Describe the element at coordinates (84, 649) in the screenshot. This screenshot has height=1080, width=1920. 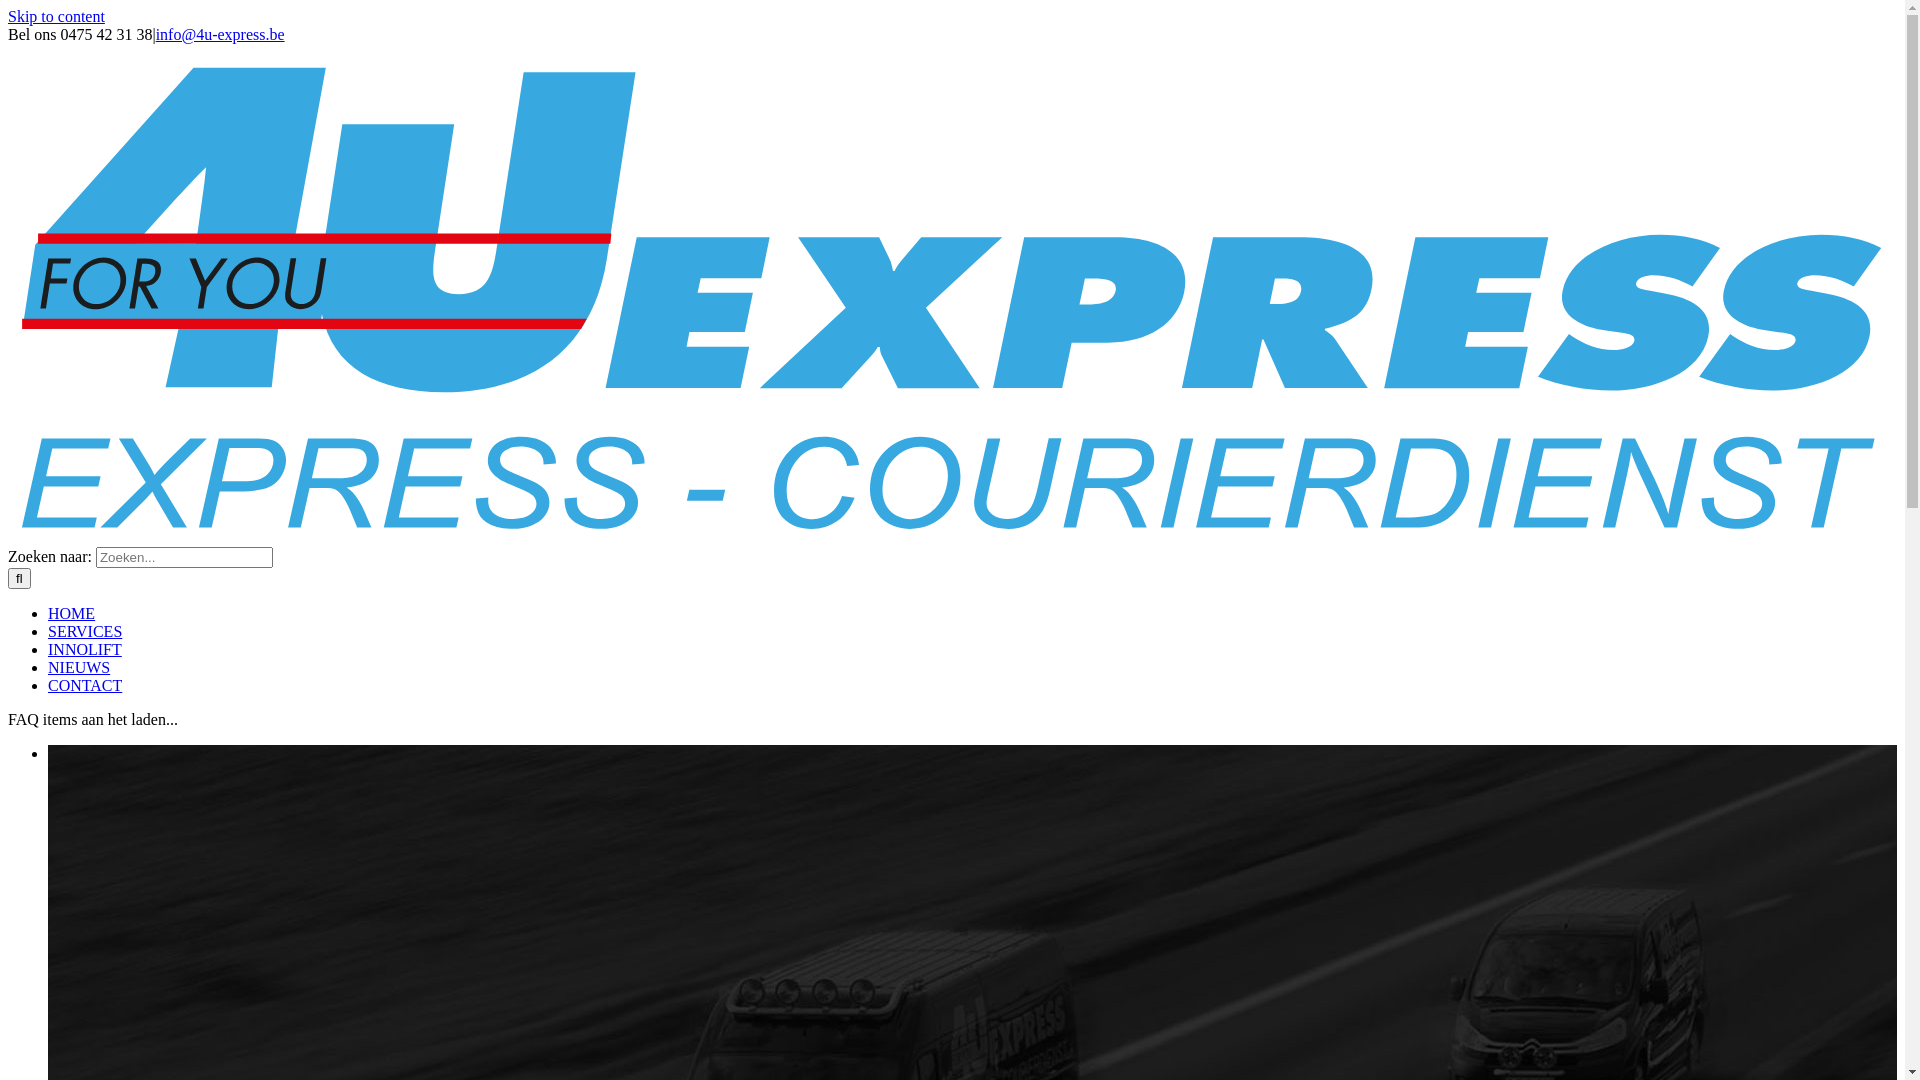
I see `'INNOLIFT'` at that location.